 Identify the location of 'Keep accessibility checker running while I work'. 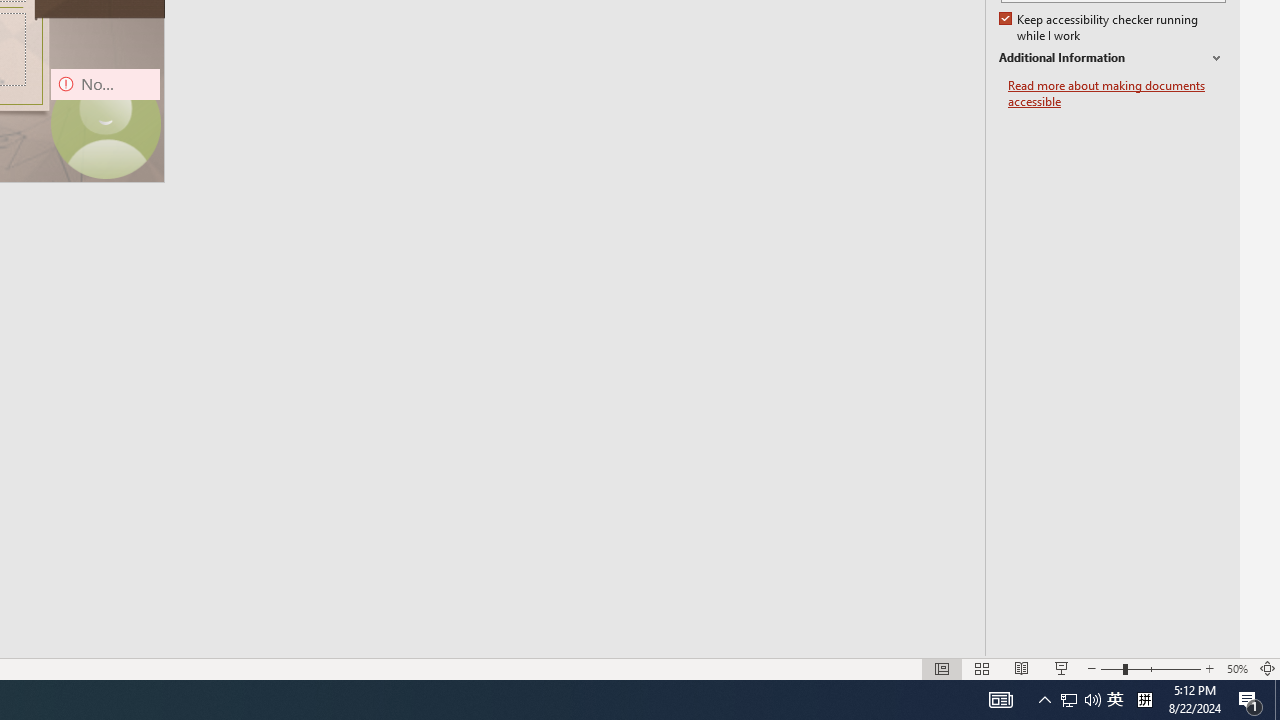
(1099, 28).